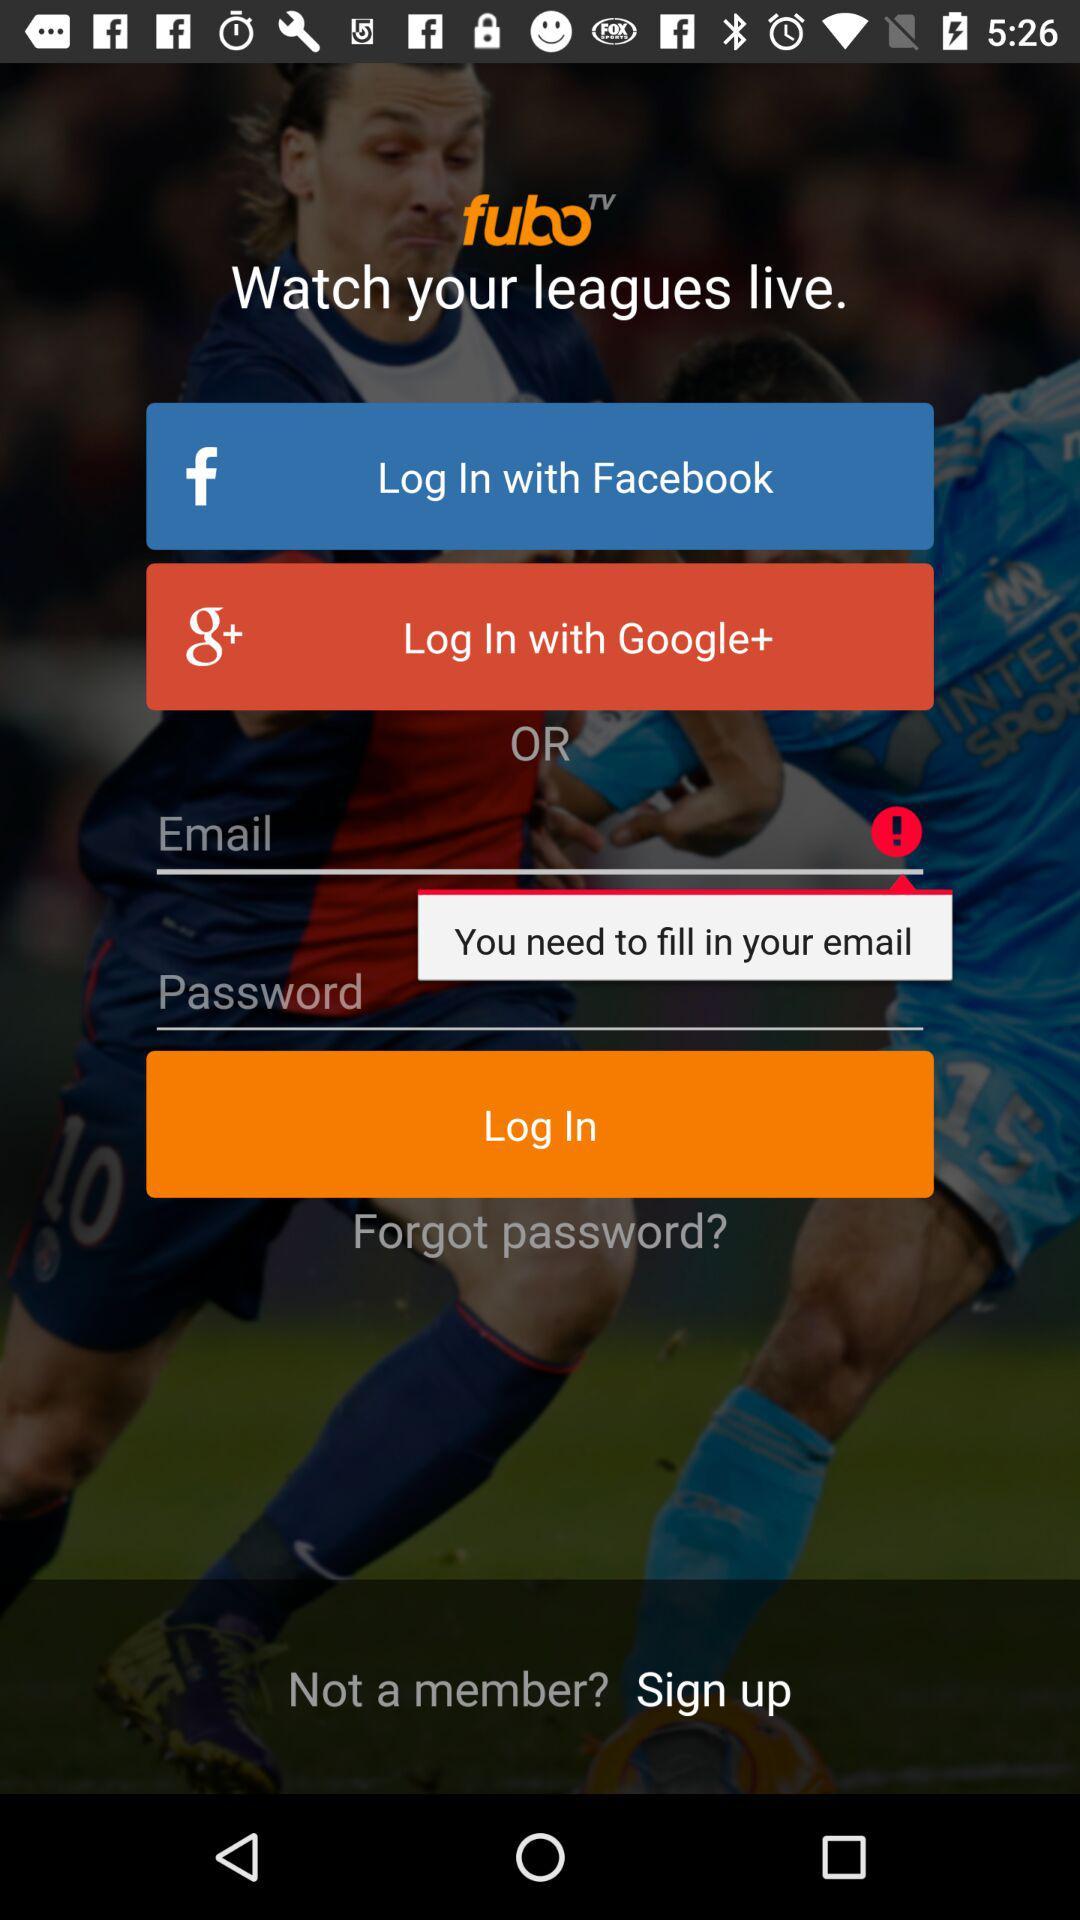 Image resolution: width=1080 pixels, height=1920 pixels. I want to click on the forgot password?, so click(540, 1228).